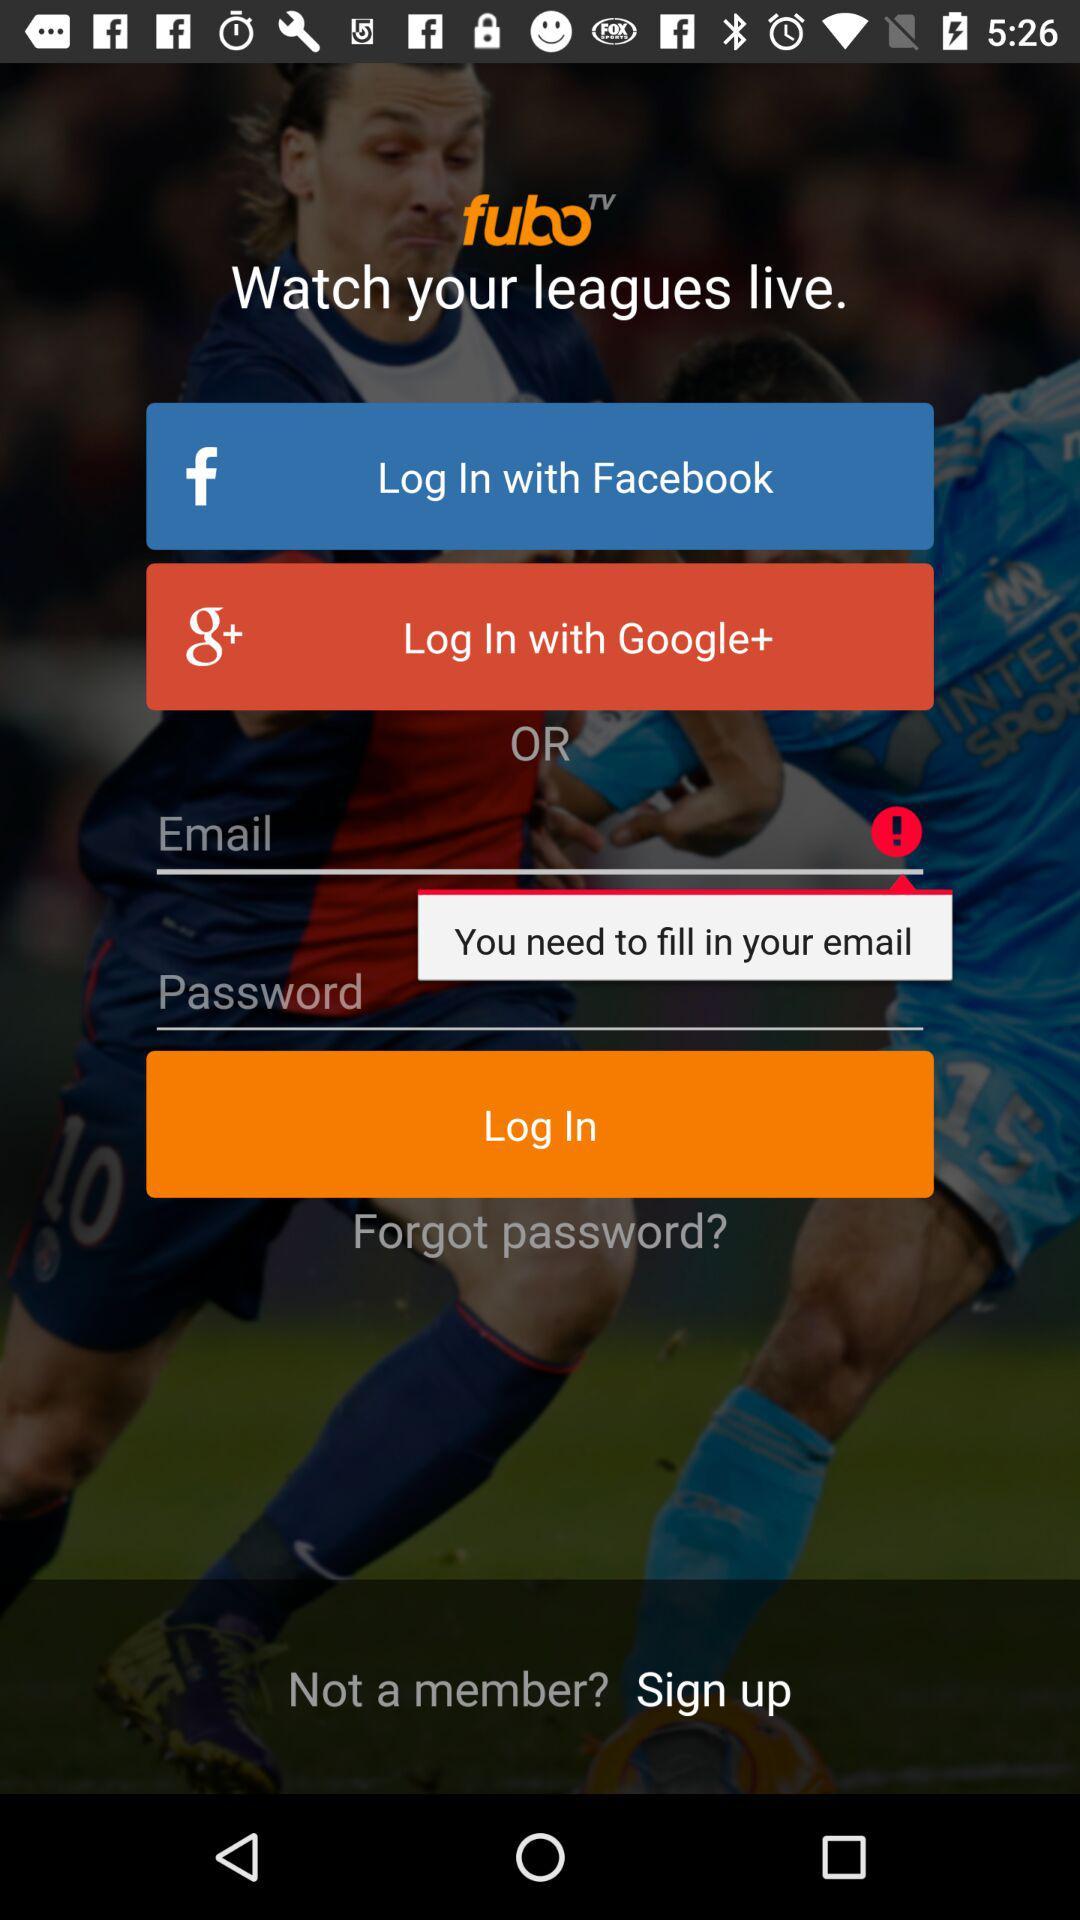 Image resolution: width=1080 pixels, height=1920 pixels. I want to click on the forgot password?, so click(540, 1228).